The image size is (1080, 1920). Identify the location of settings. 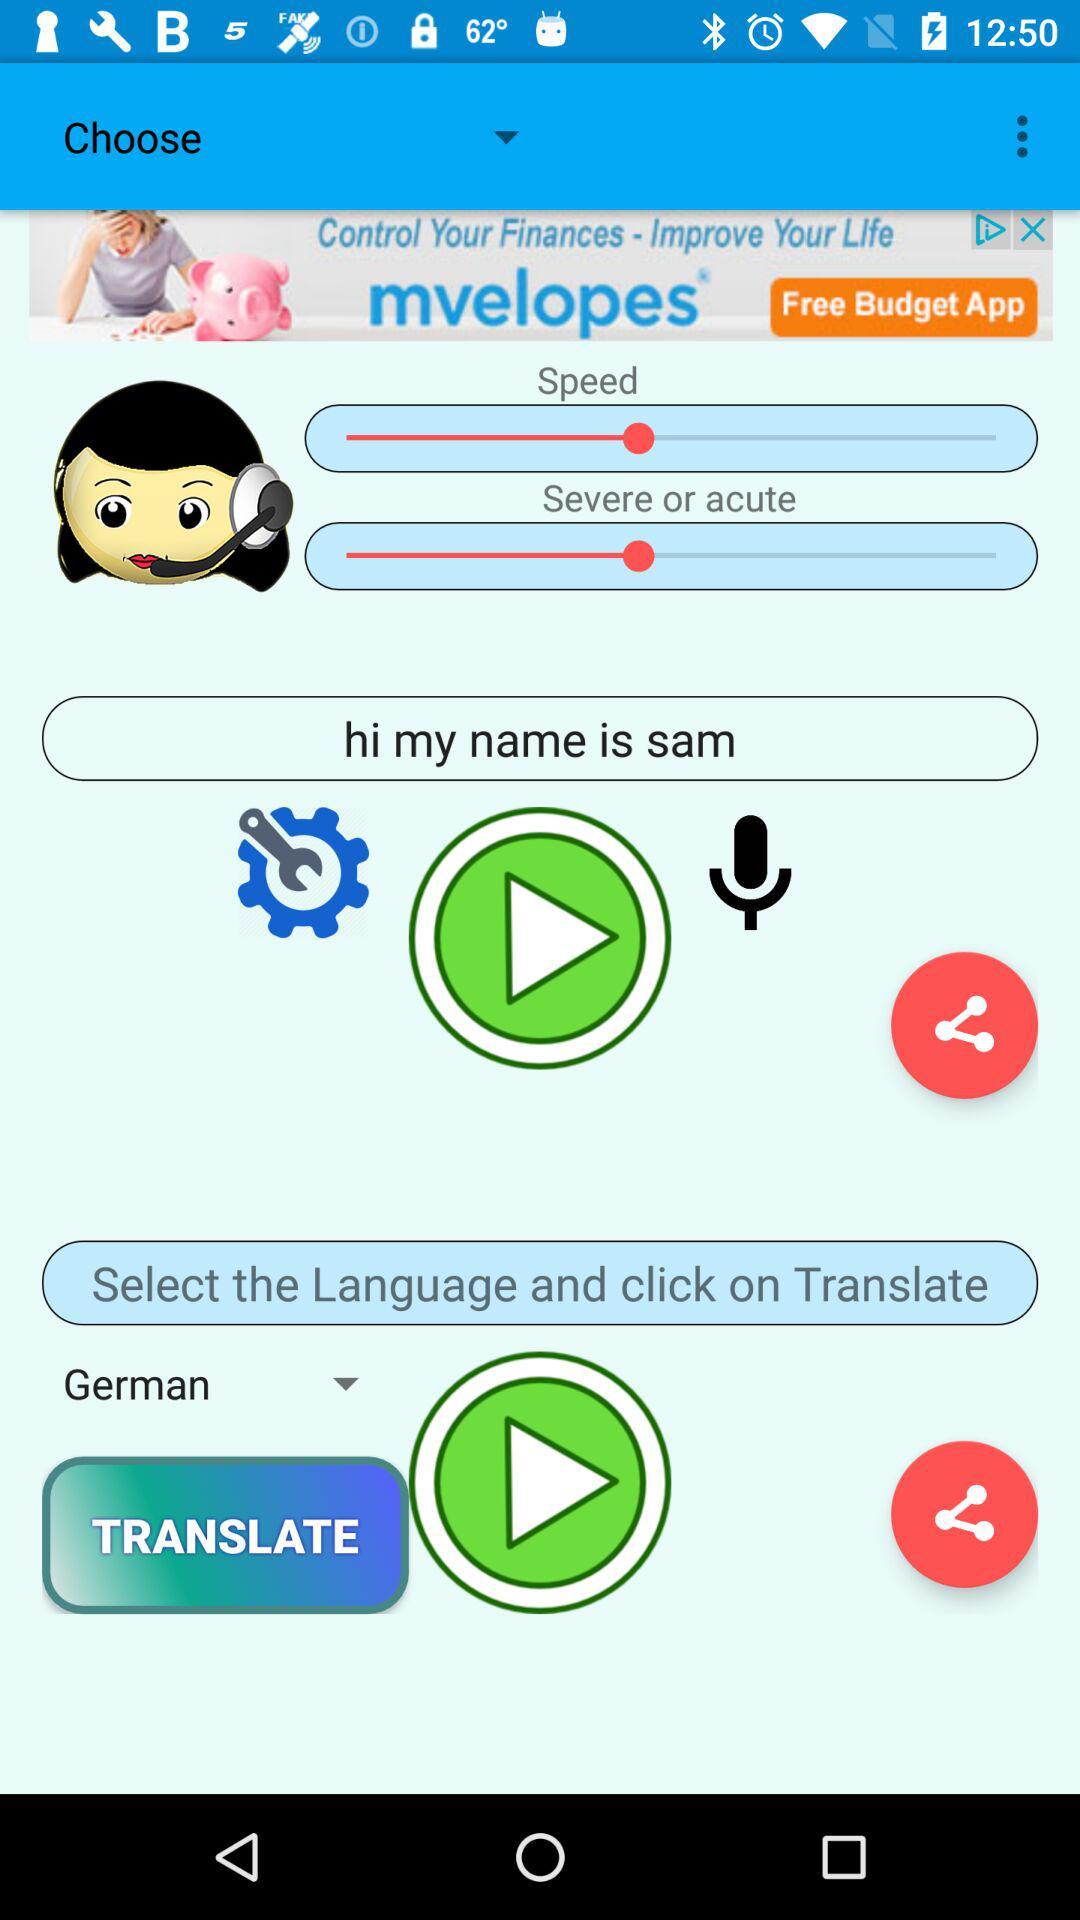
(303, 872).